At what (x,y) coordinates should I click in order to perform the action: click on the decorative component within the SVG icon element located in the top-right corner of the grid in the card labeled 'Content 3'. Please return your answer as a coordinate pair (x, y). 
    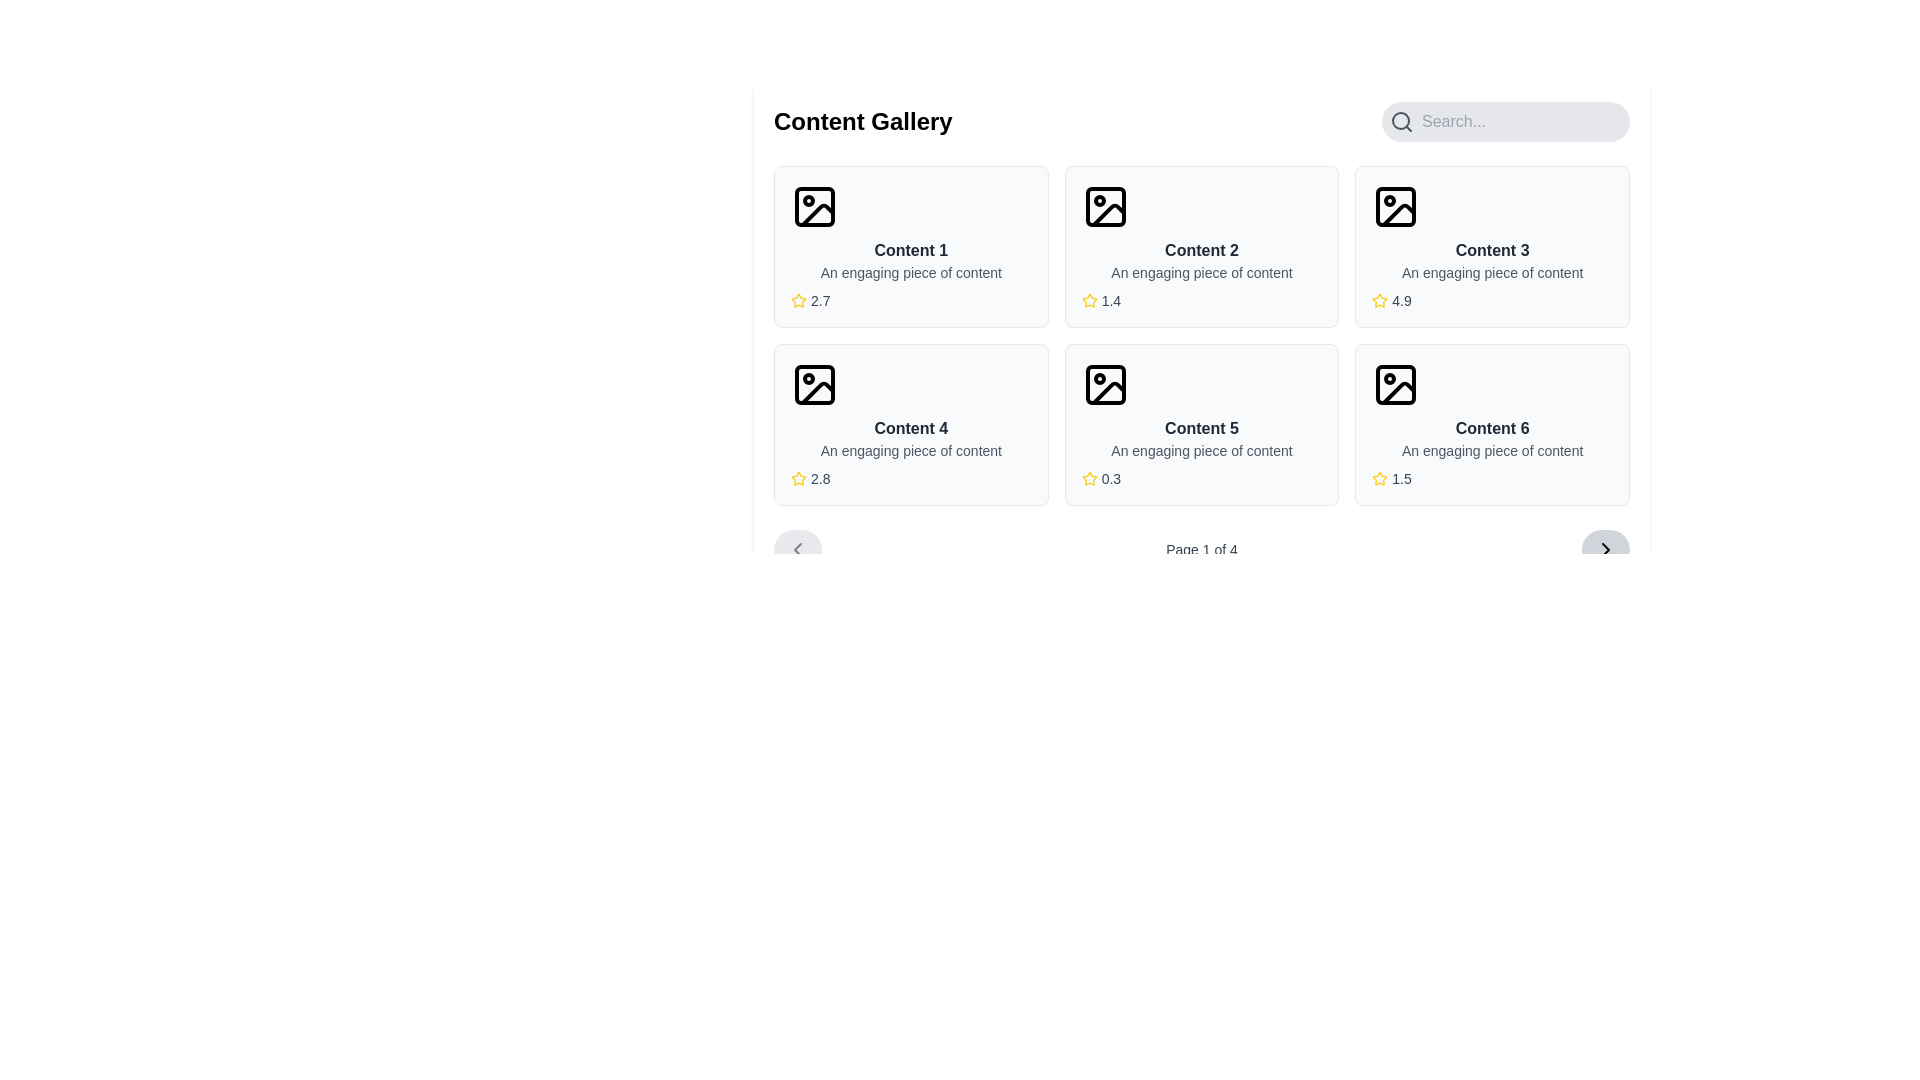
    Looking at the image, I should click on (1395, 207).